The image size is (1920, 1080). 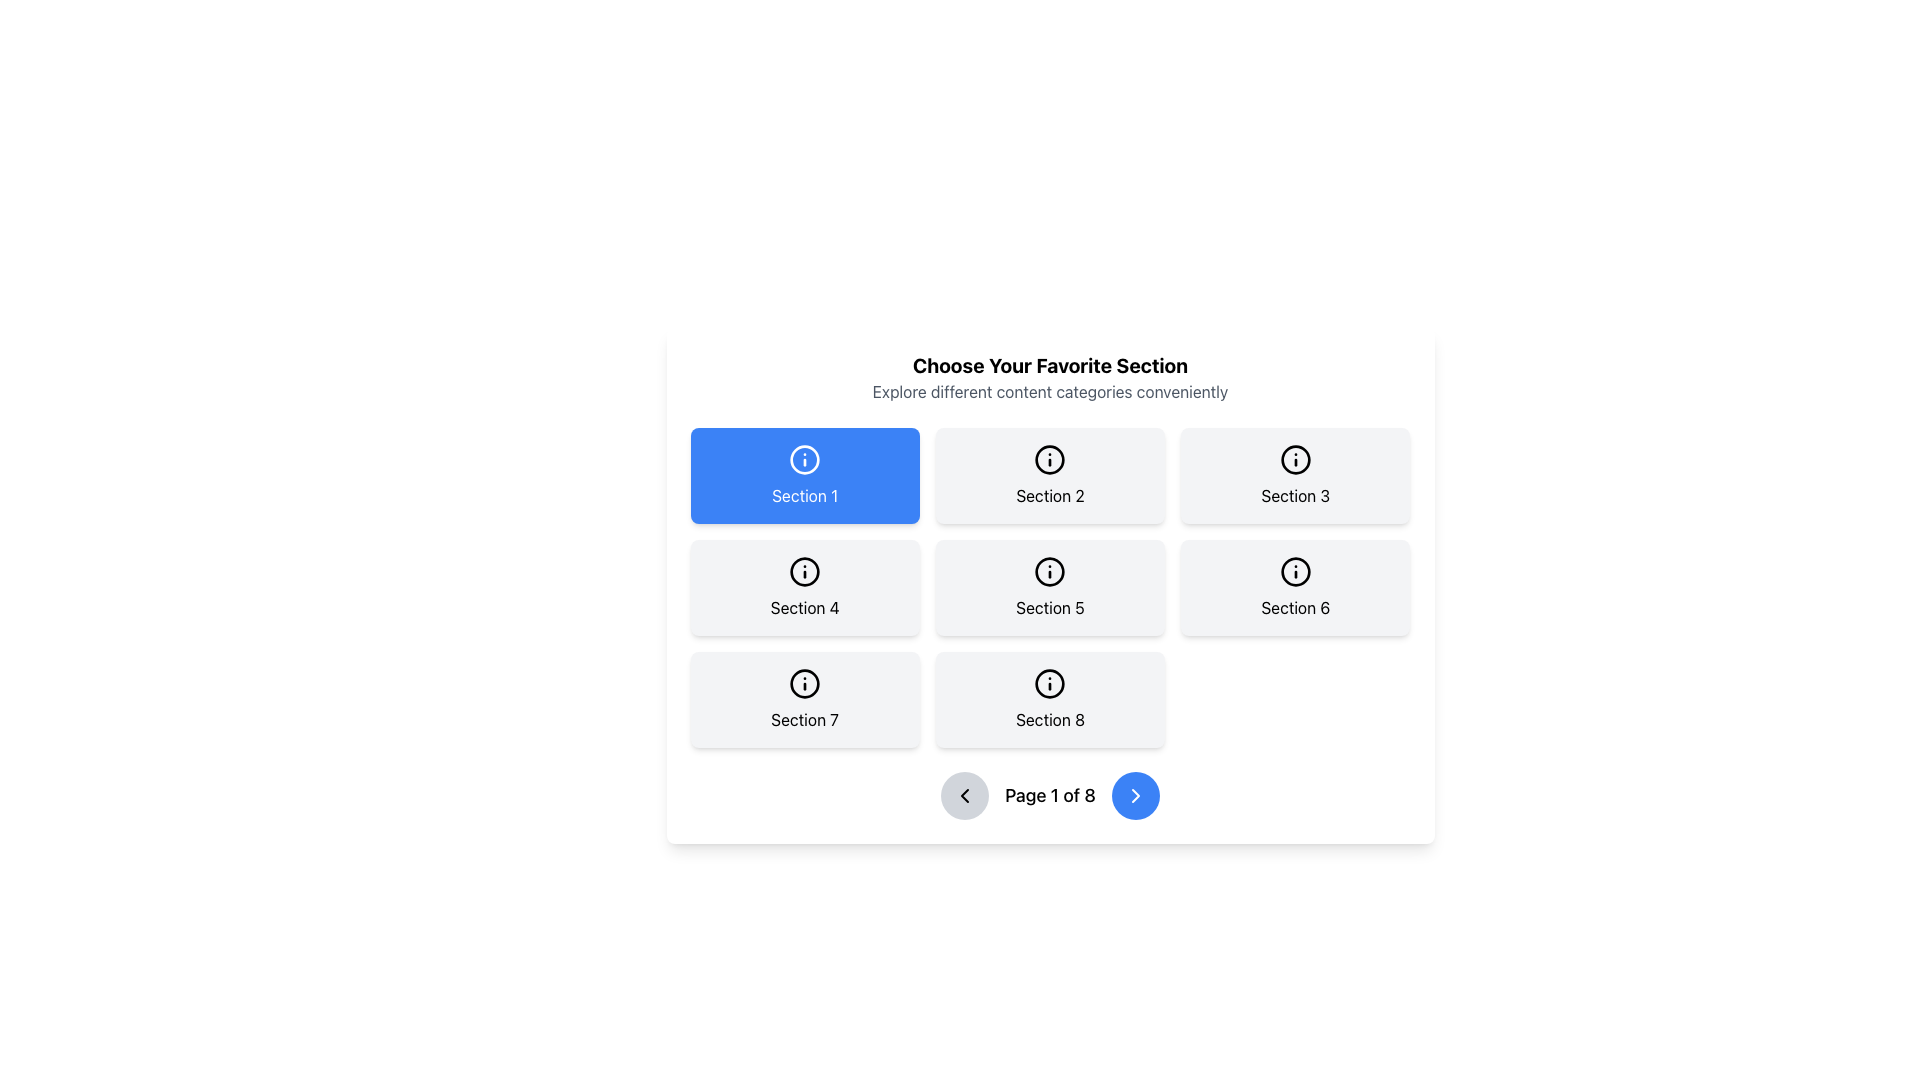 What do you see at coordinates (965, 794) in the screenshot?
I see `the navigation button located in the pagination section beneath the grid of options, on the left side of the text 'Page 1 of 8'` at bounding box center [965, 794].